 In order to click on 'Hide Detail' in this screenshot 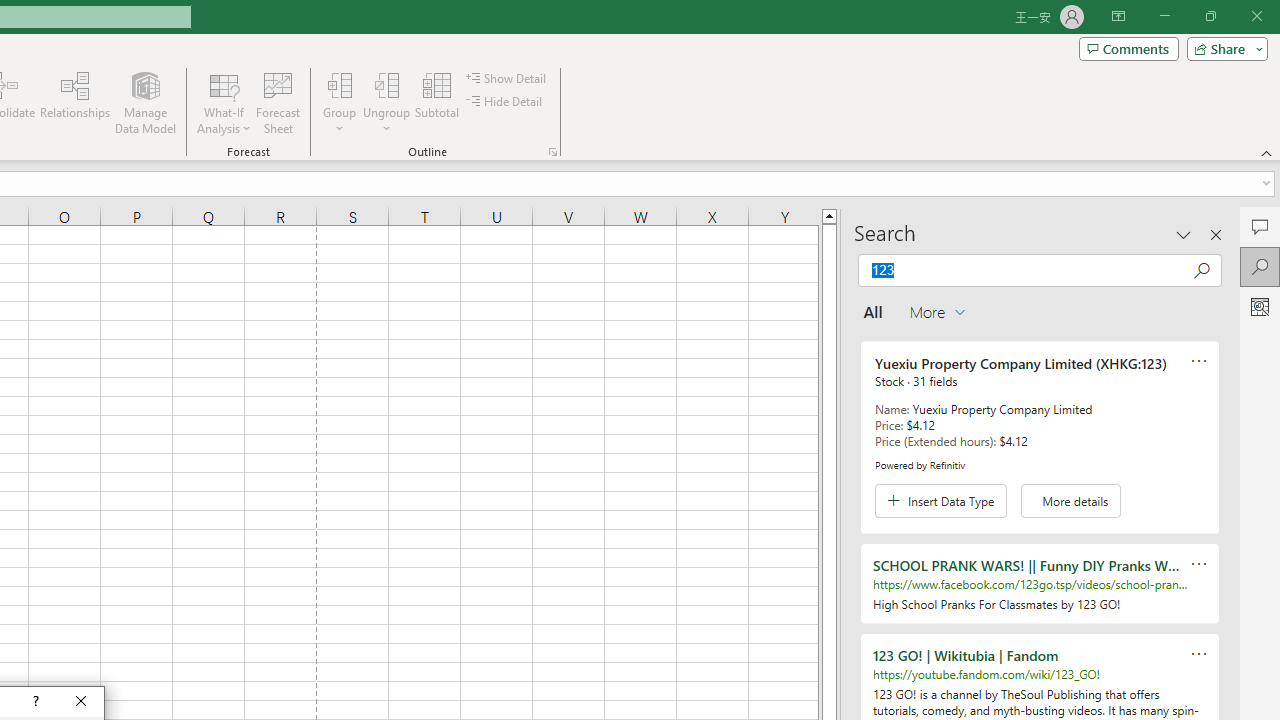, I will do `click(505, 101)`.